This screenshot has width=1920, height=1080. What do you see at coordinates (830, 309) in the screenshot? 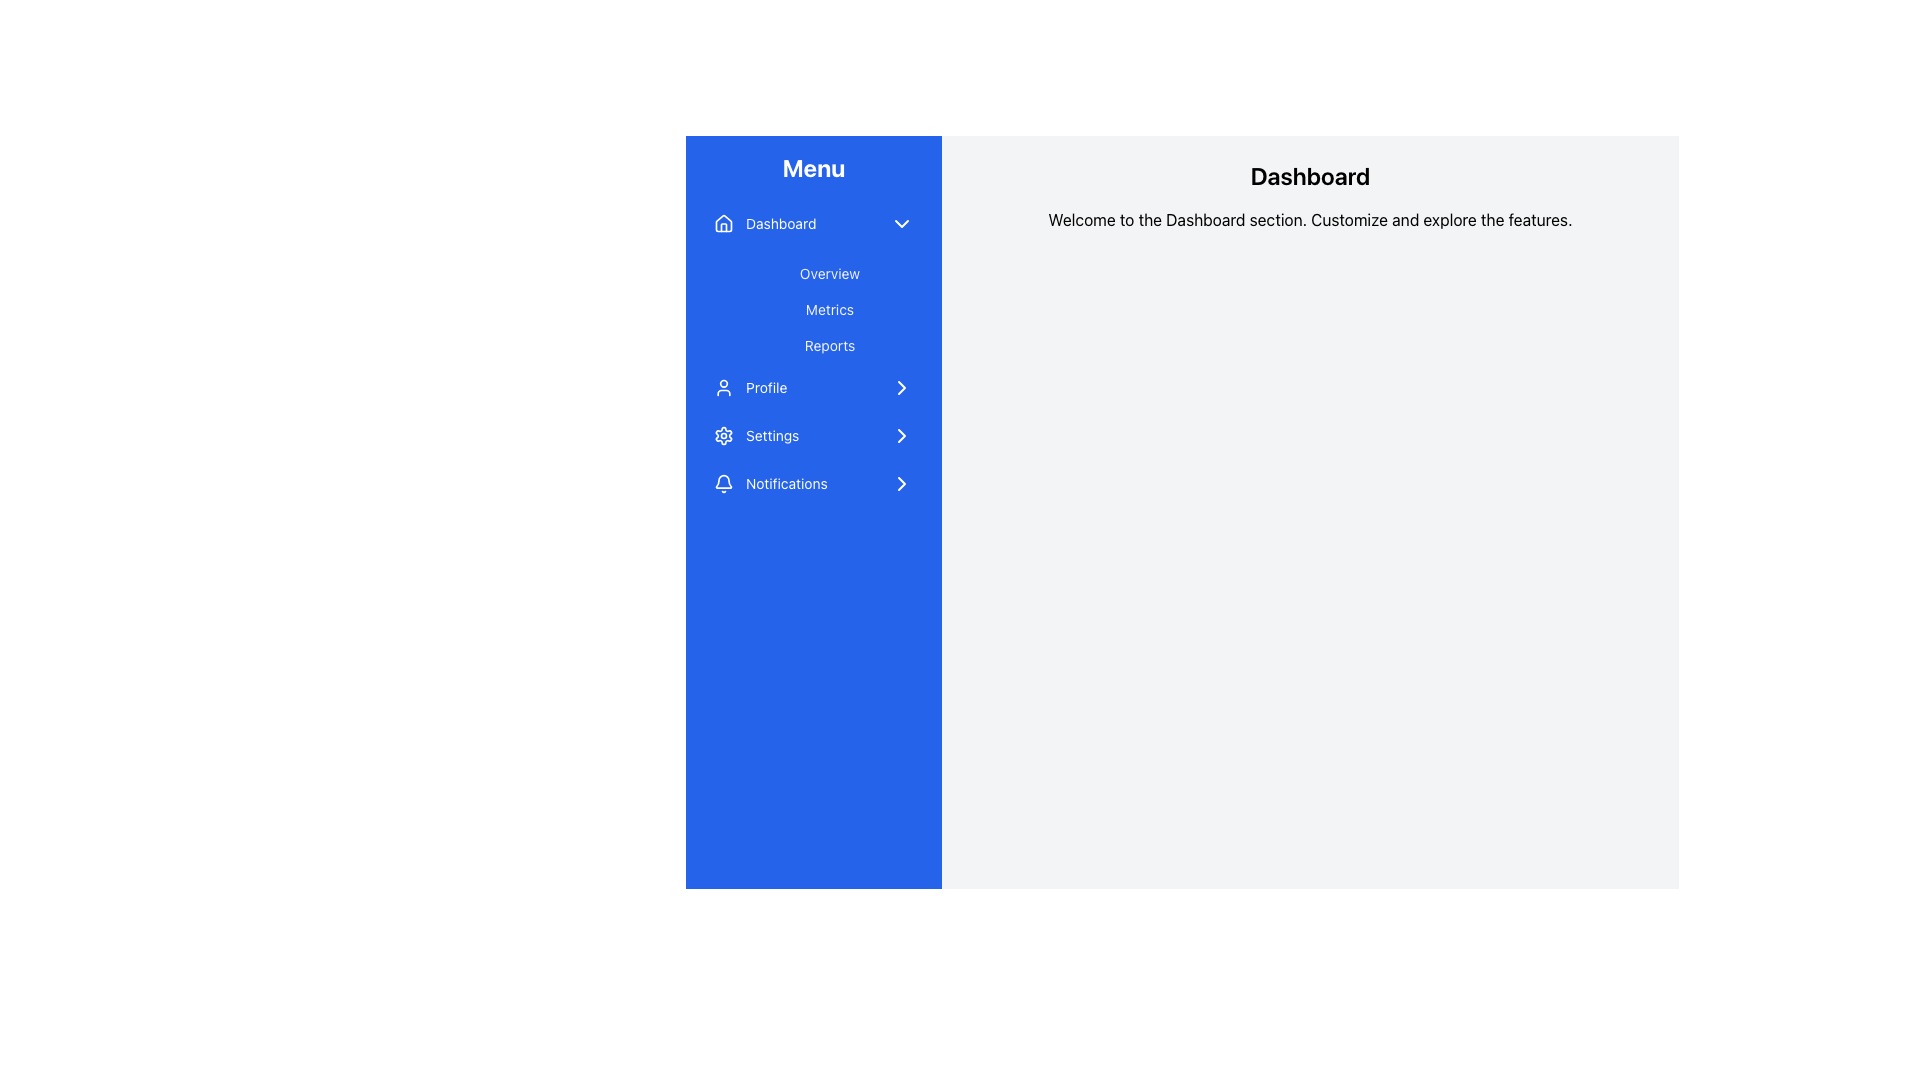
I see `the 'Metrics' text label in the navigation menu` at bounding box center [830, 309].